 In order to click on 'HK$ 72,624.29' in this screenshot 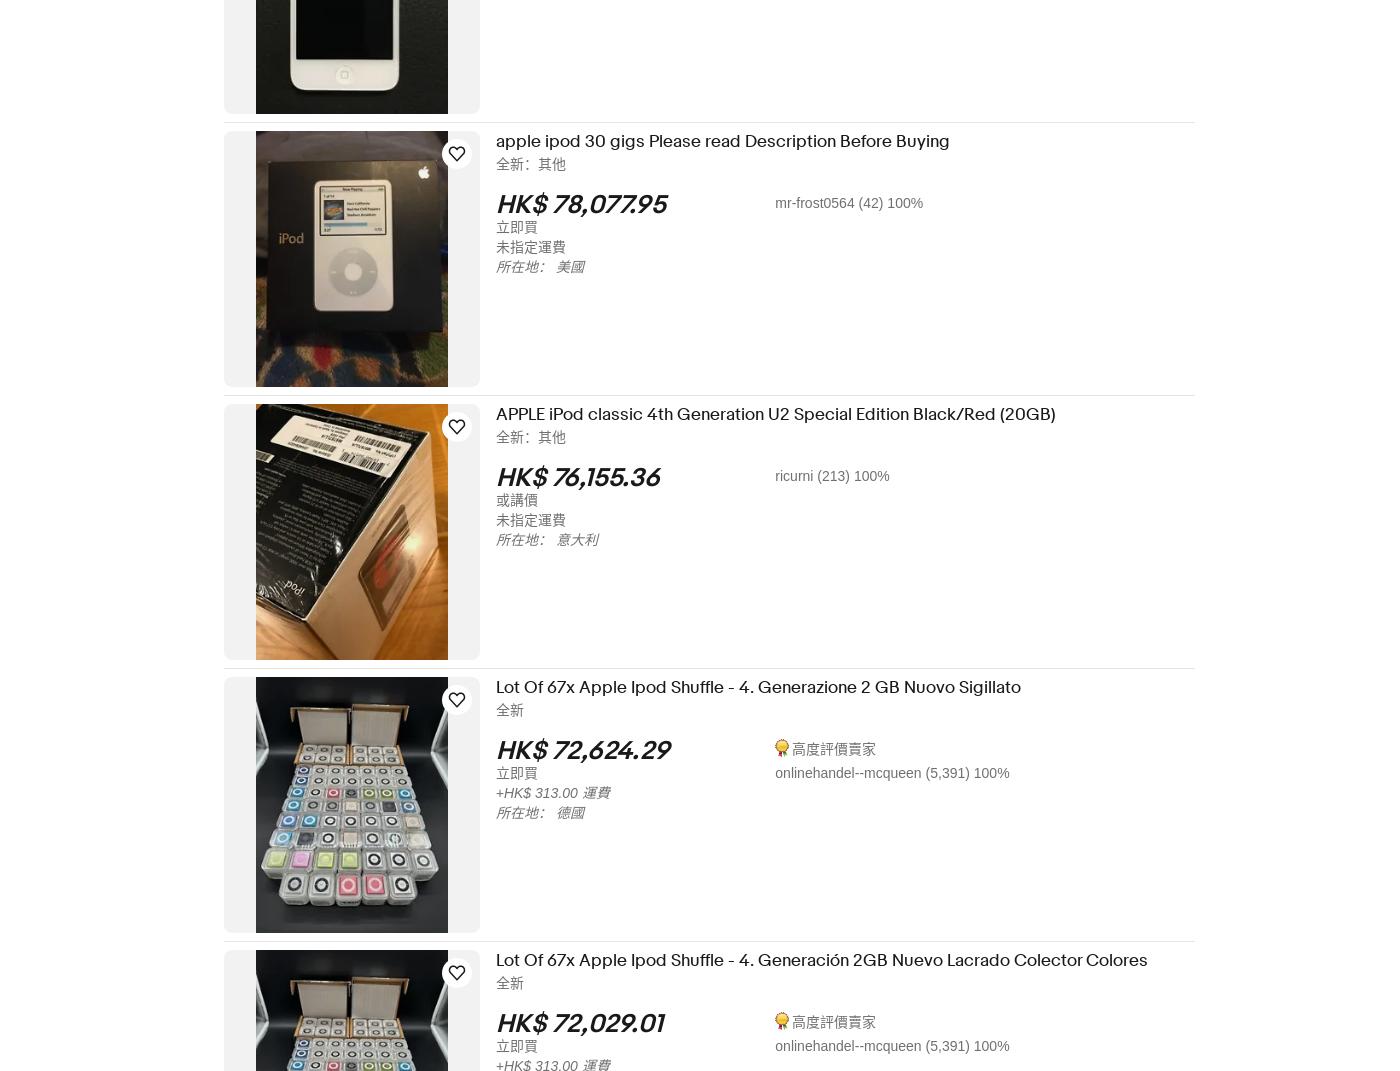, I will do `click(508, 751)`.